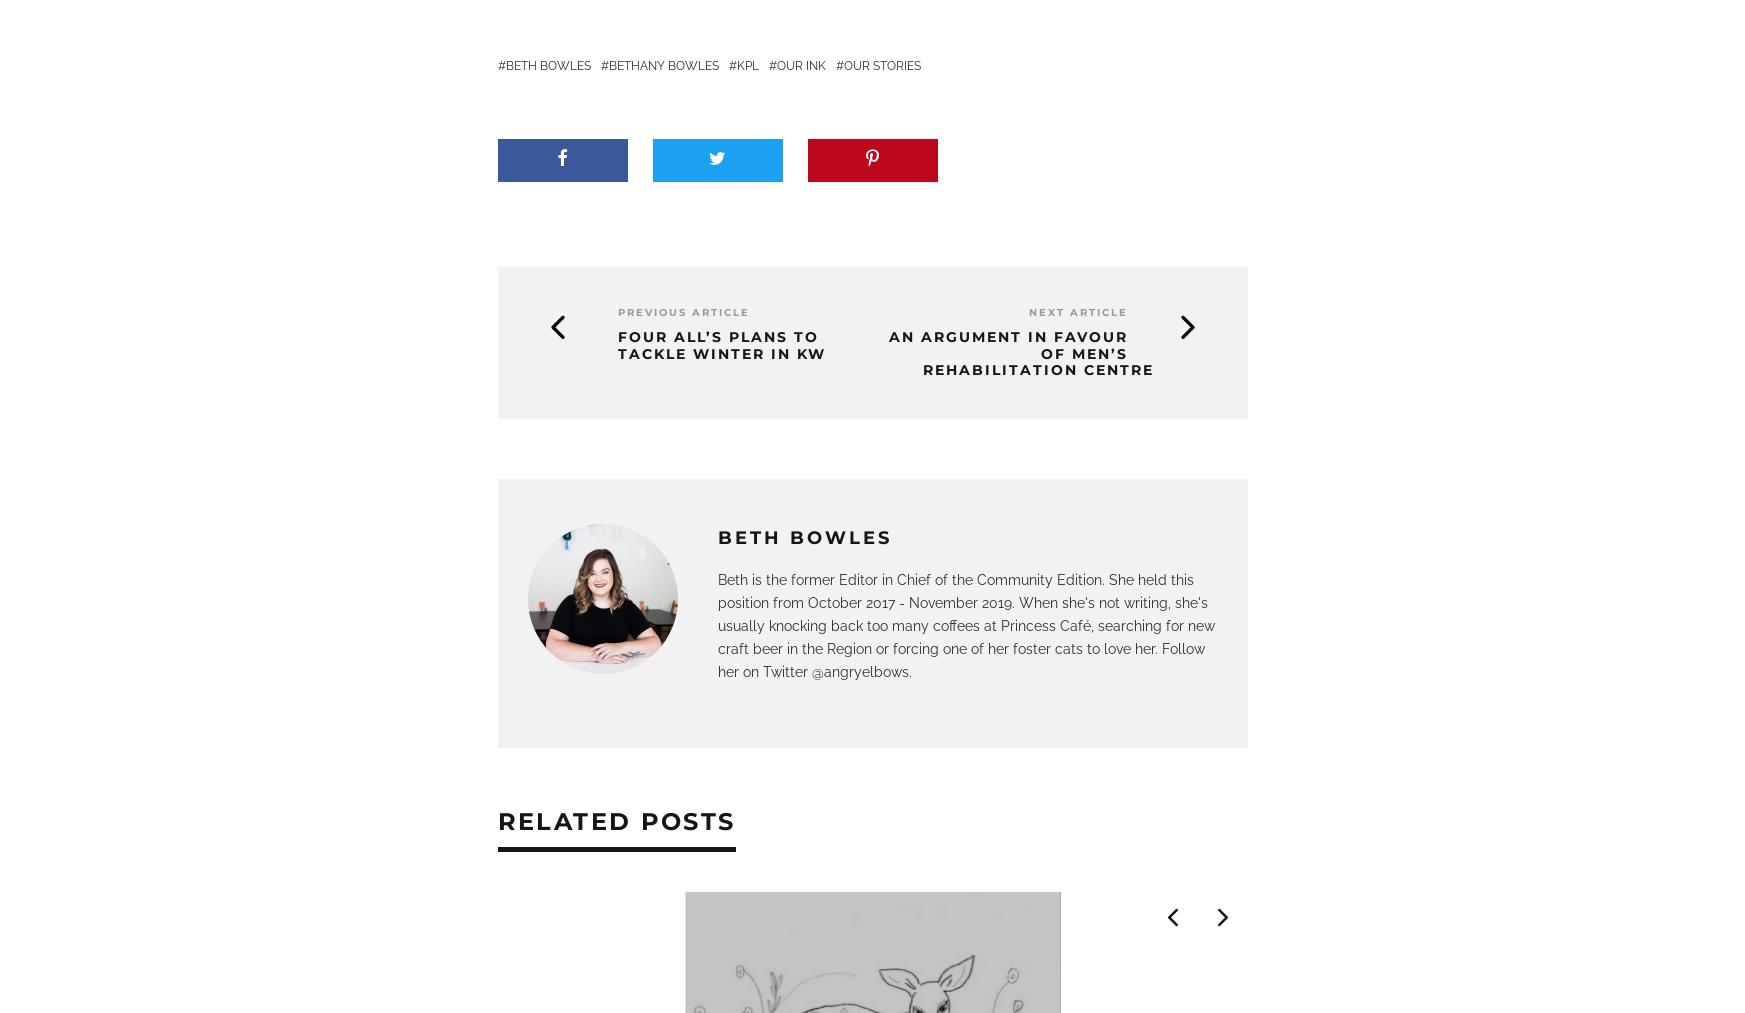  I want to click on 'Bethany Bowles', so click(661, 65).